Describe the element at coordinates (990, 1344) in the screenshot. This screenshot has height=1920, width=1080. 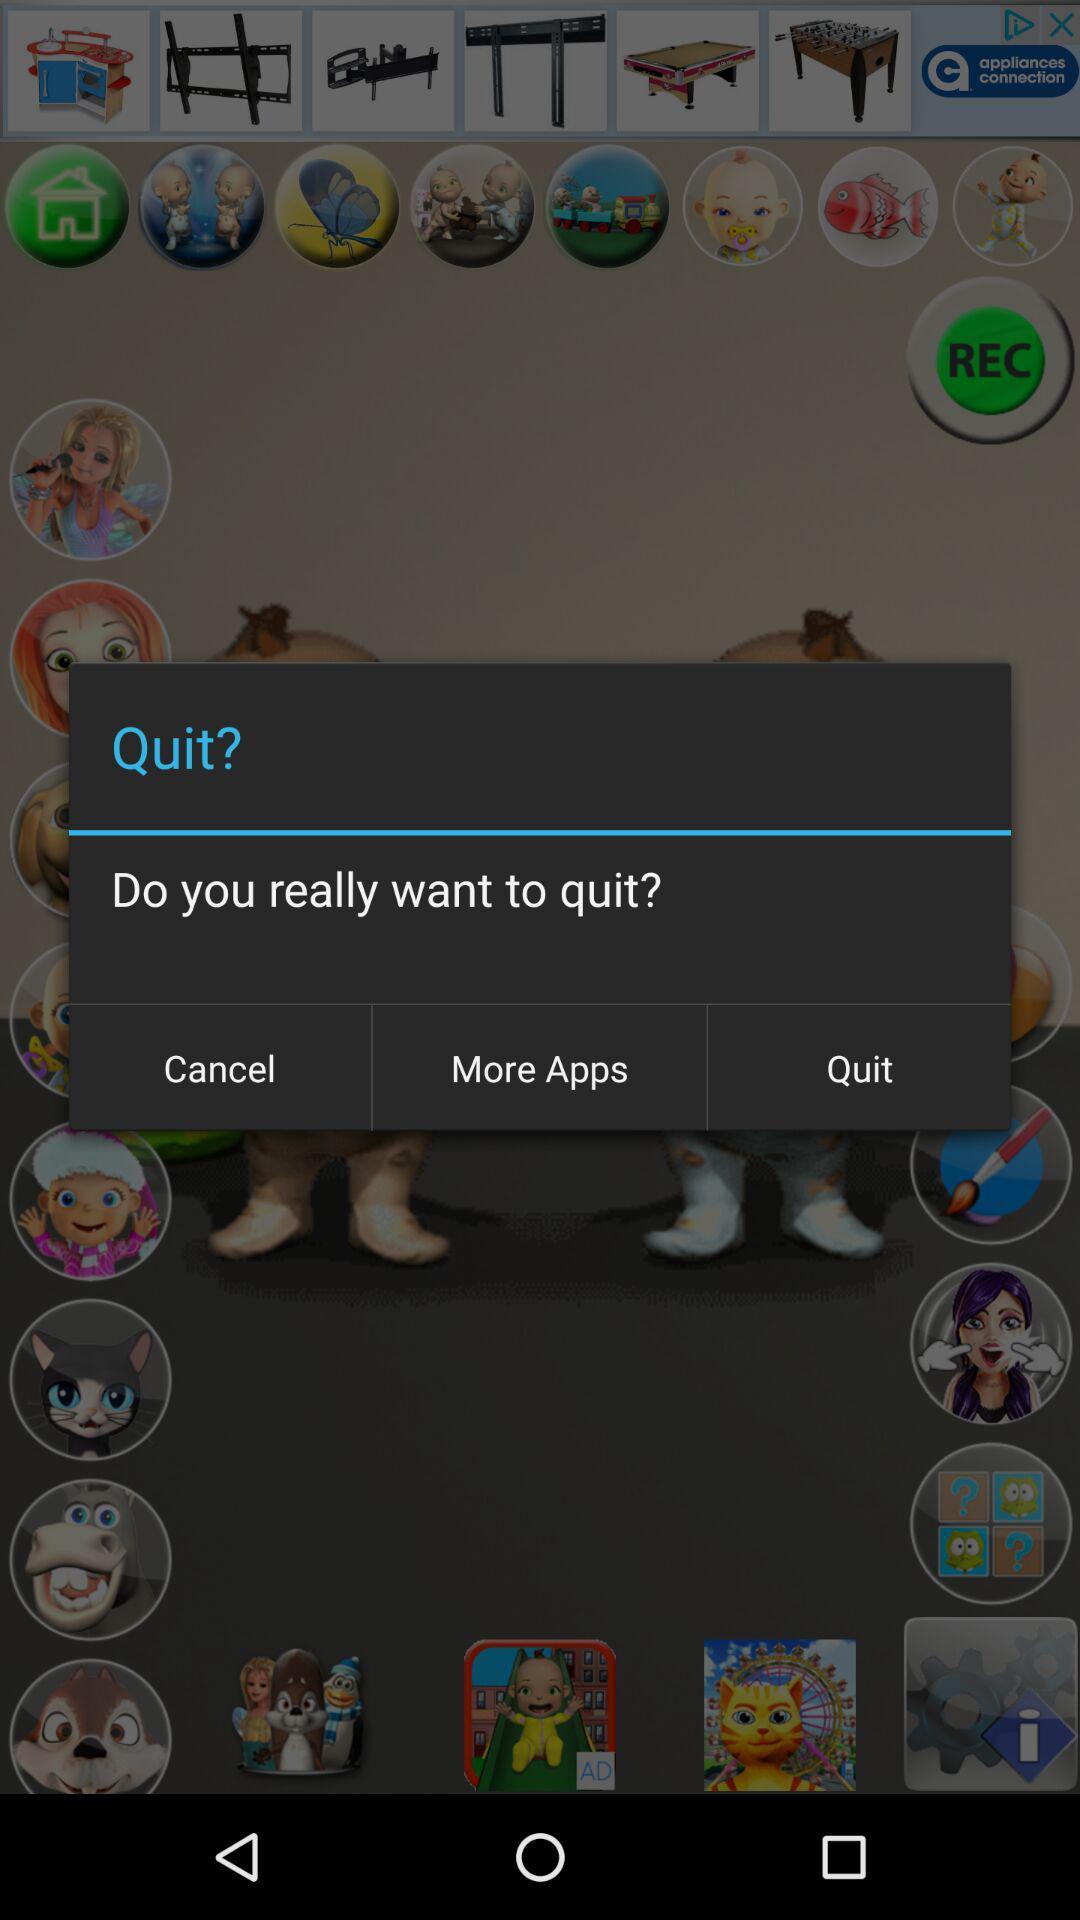
I see `choose the selection` at that location.